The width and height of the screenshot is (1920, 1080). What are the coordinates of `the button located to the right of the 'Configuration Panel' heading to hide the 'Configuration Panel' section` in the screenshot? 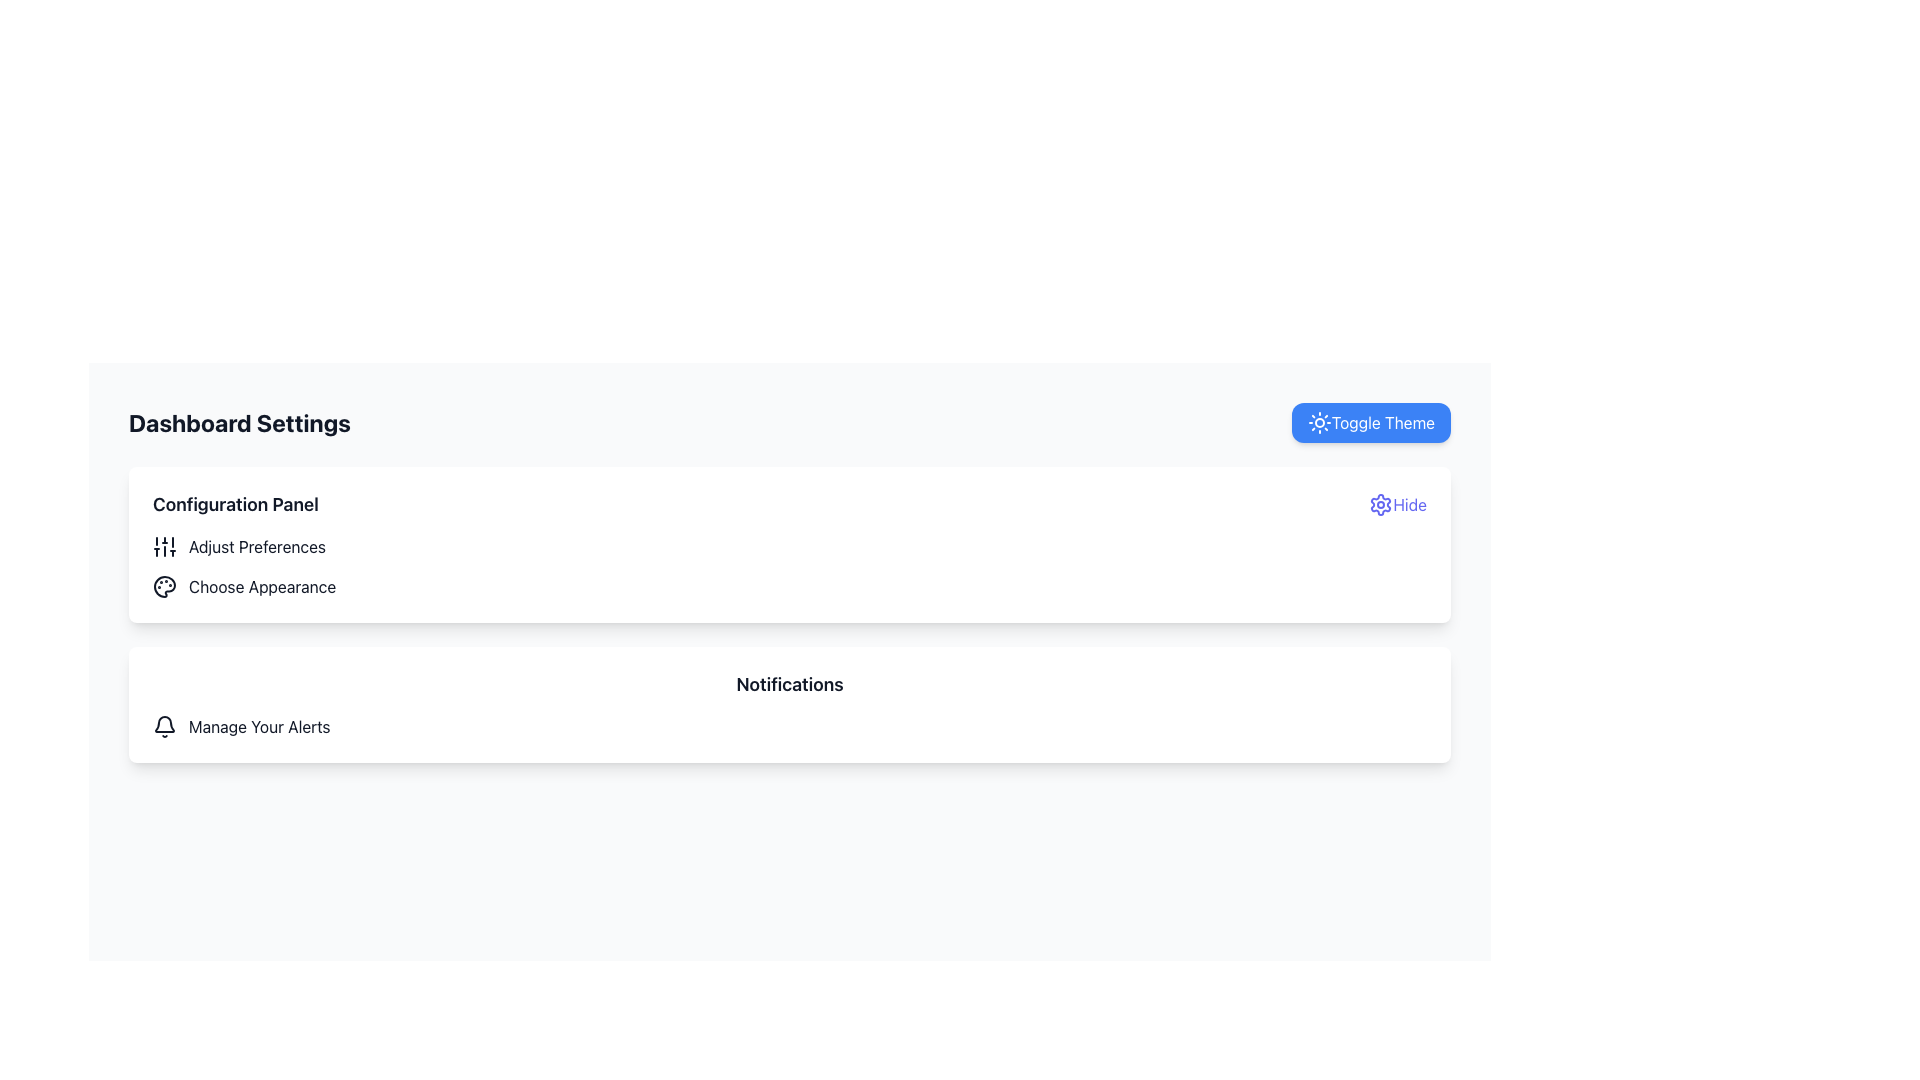 It's located at (1397, 504).